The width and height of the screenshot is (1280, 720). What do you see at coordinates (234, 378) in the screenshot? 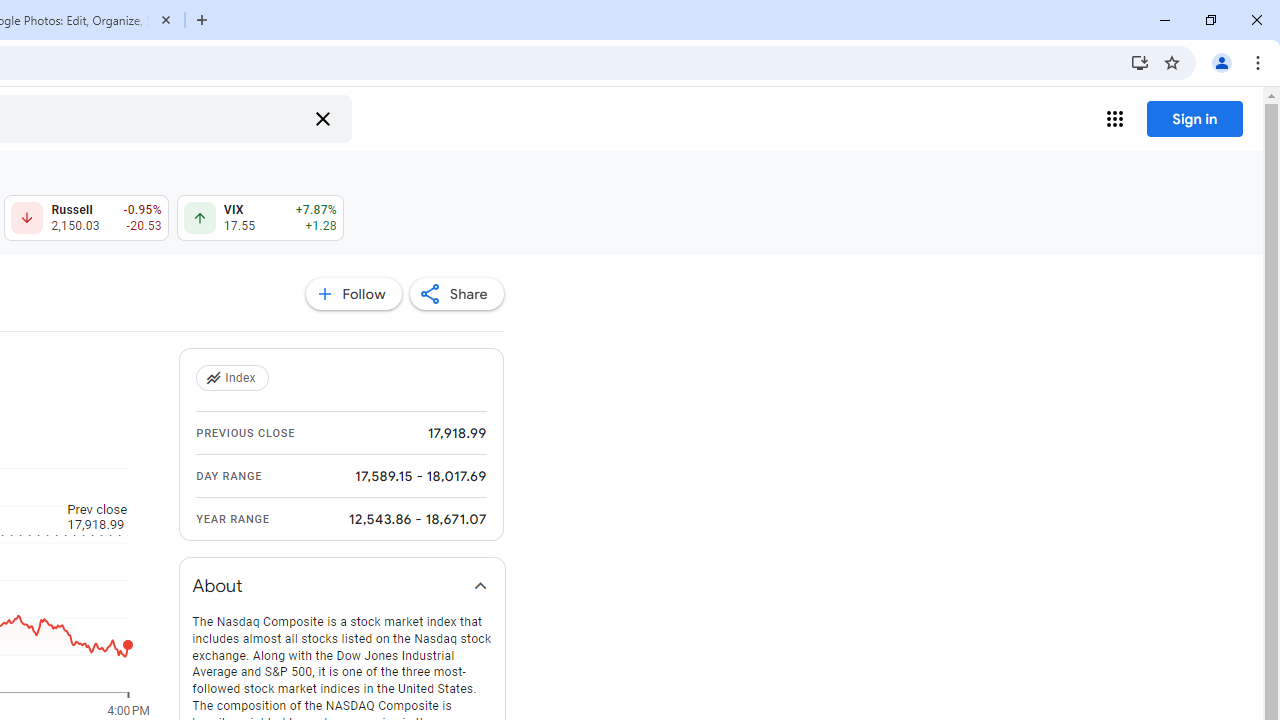
I see `'Index'` at bounding box center [234, 378].